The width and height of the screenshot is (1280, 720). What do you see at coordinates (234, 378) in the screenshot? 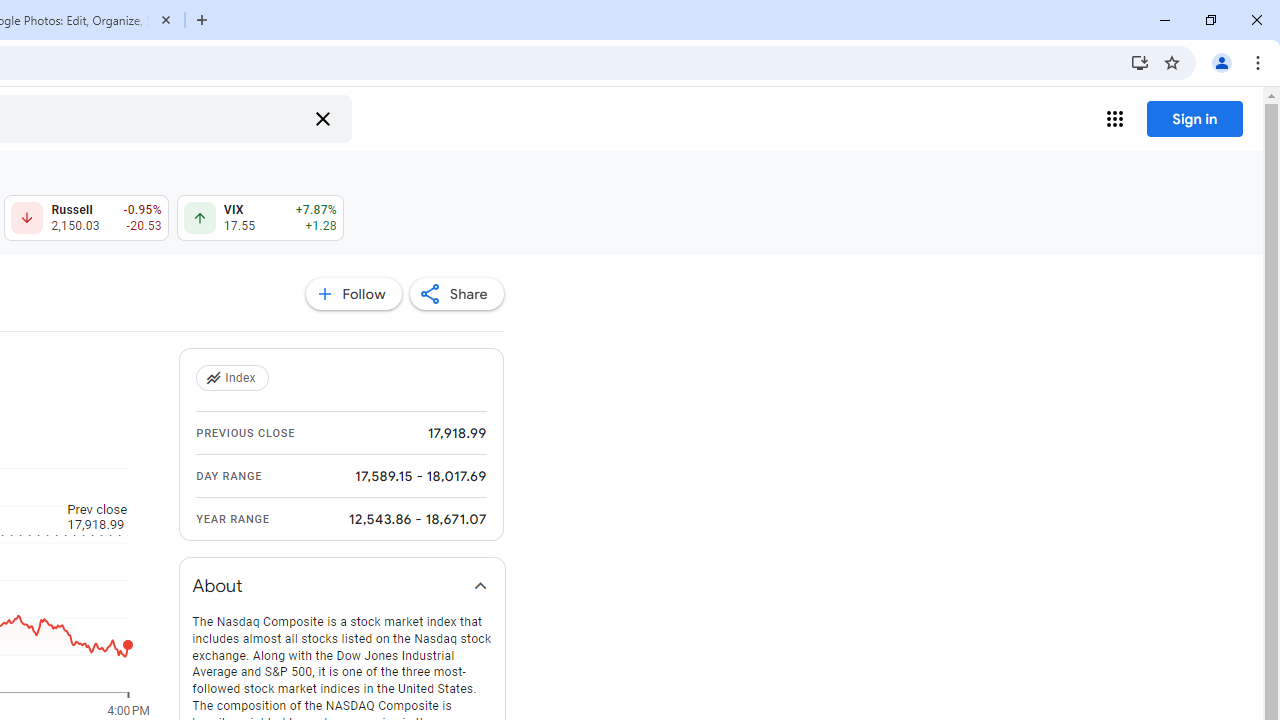
I see `'Index'` at bounding box center [234, 378].